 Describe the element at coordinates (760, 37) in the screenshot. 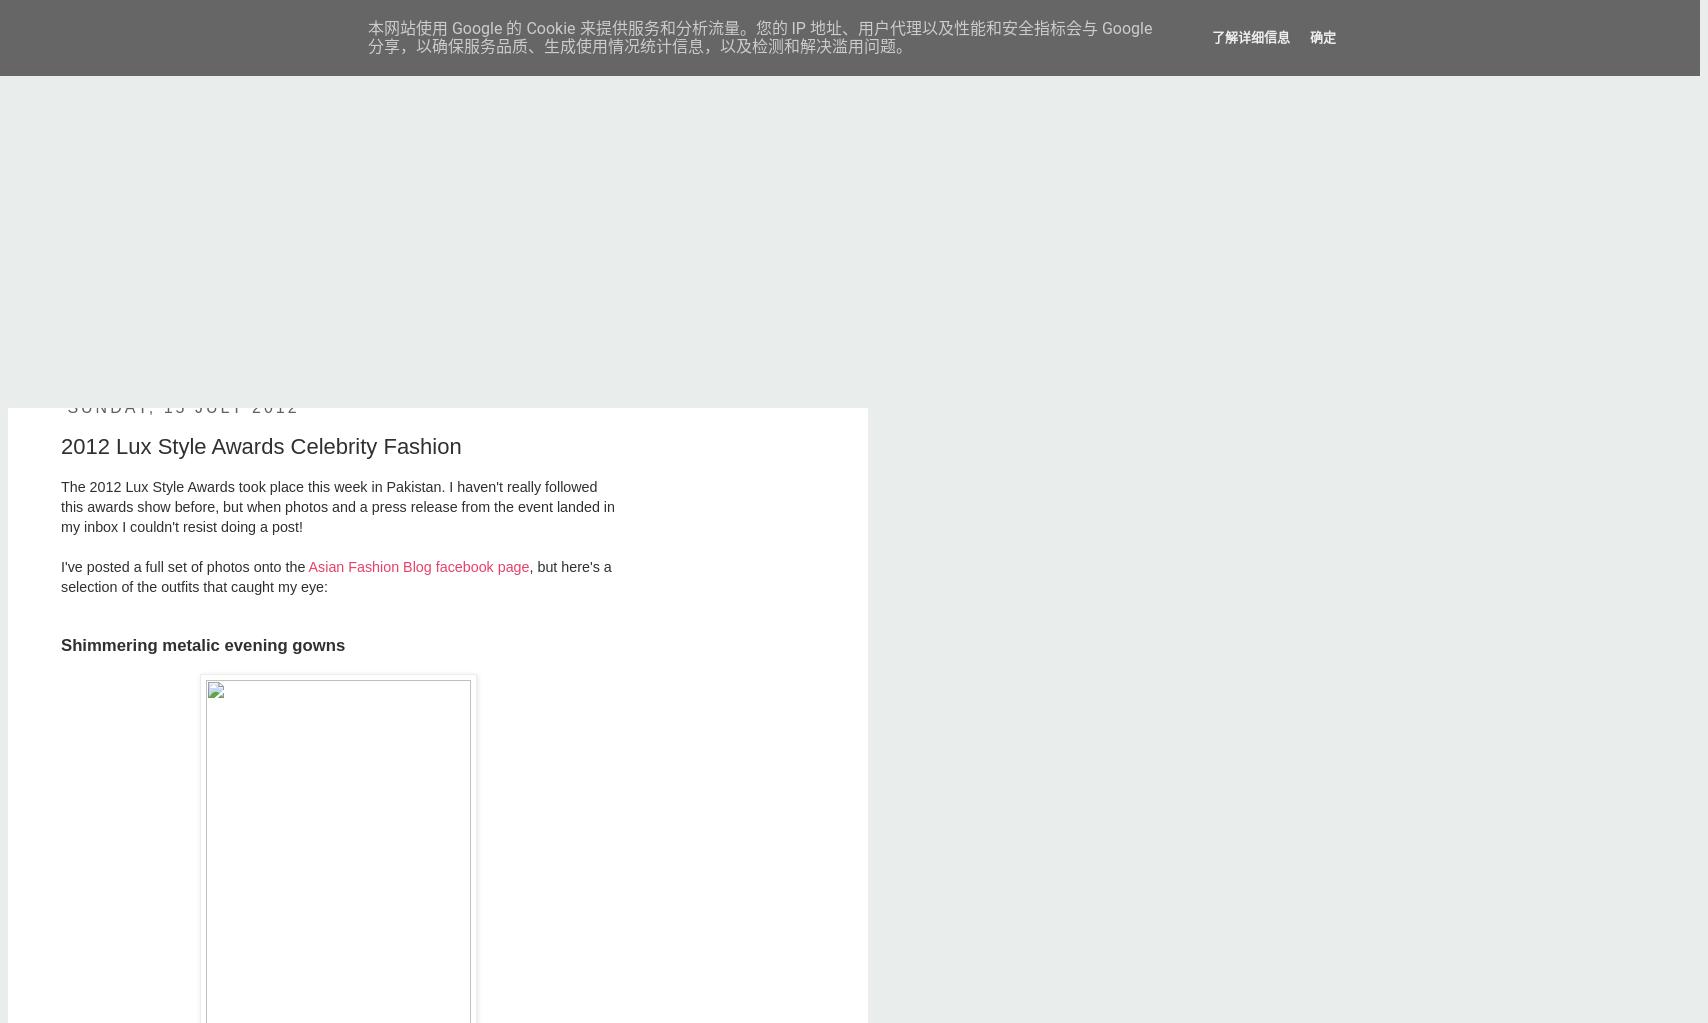

I see `'本网站使用 Google 的 Cookie 来提供服务和分析流量。您的 IP 地址、用户代理以及性能和安全指标会与 Google 分享，以确保服务品质、生成使用情况统计信息，以及检测和解决滥用问题。'` at that location.